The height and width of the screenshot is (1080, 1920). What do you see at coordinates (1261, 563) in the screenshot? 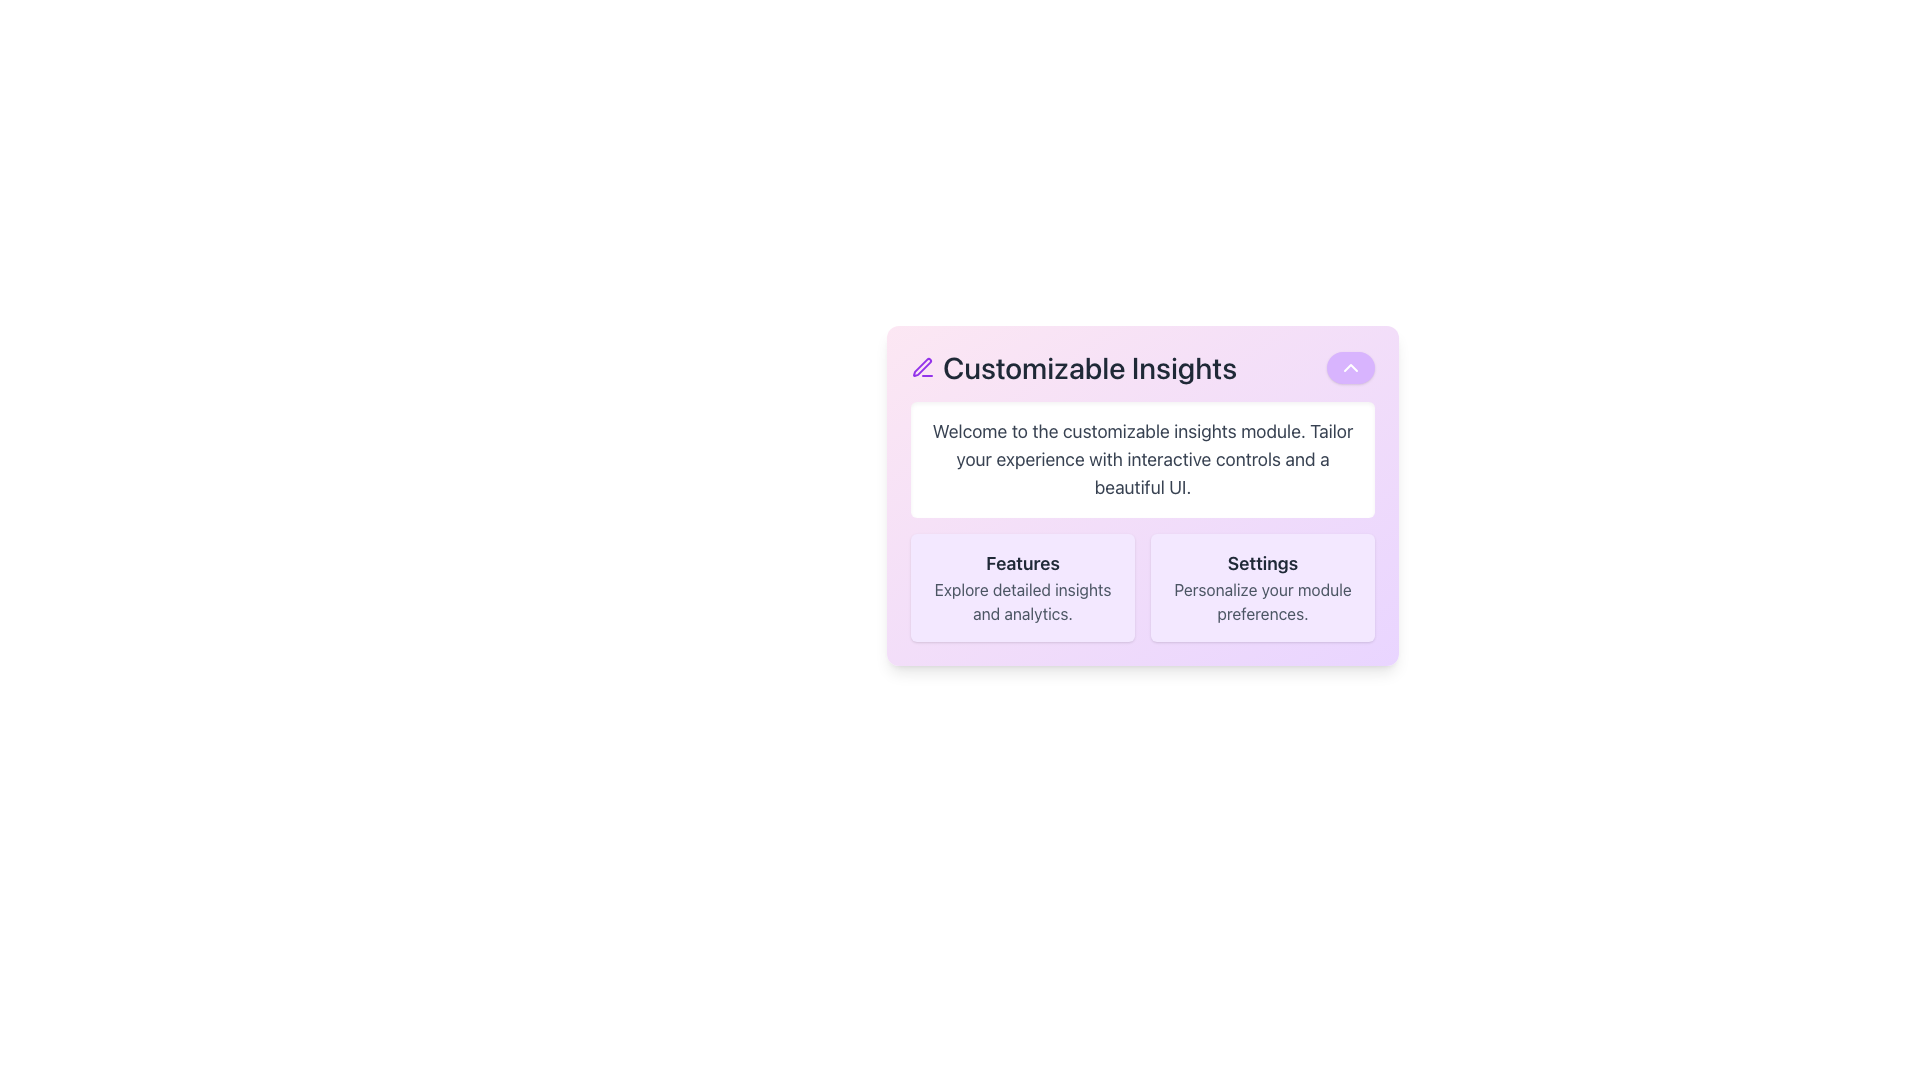
I see `the 'Settings' text label, which serves as a heading for configuring options in the 'Customizable Insights' card, located at the bottom-right section of the card` at bounding box center [1261, 563].